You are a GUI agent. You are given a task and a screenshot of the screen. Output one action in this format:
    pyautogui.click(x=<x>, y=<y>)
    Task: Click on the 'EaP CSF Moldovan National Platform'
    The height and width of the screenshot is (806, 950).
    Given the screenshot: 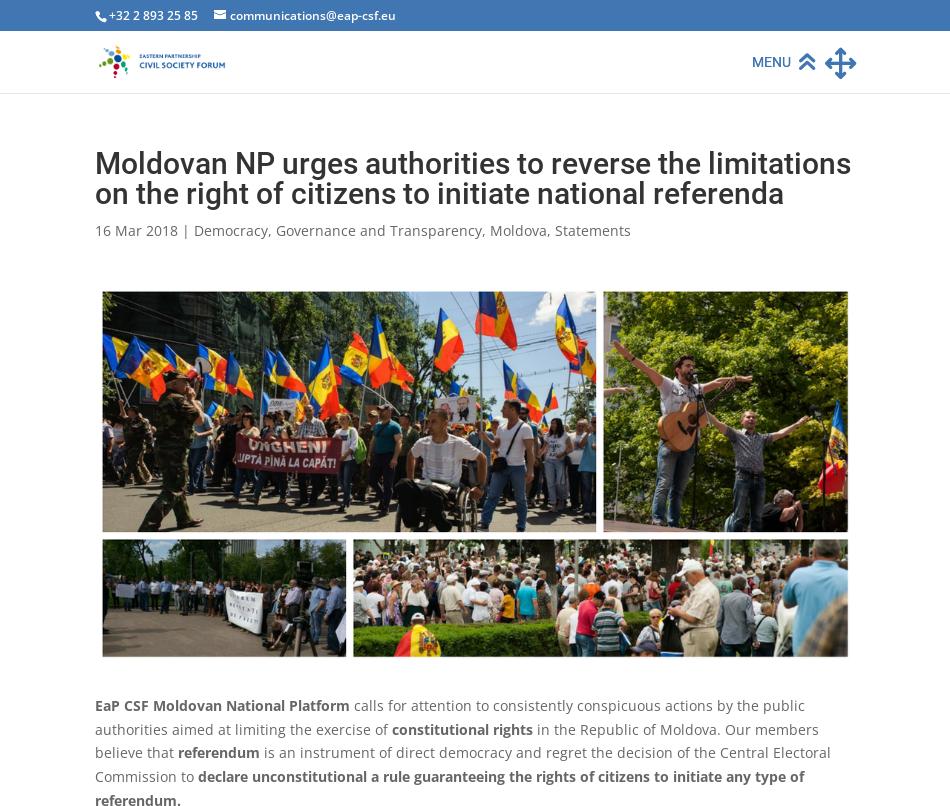 What is the action you would take?
    pyautogui.click(x=222, y=704)
    